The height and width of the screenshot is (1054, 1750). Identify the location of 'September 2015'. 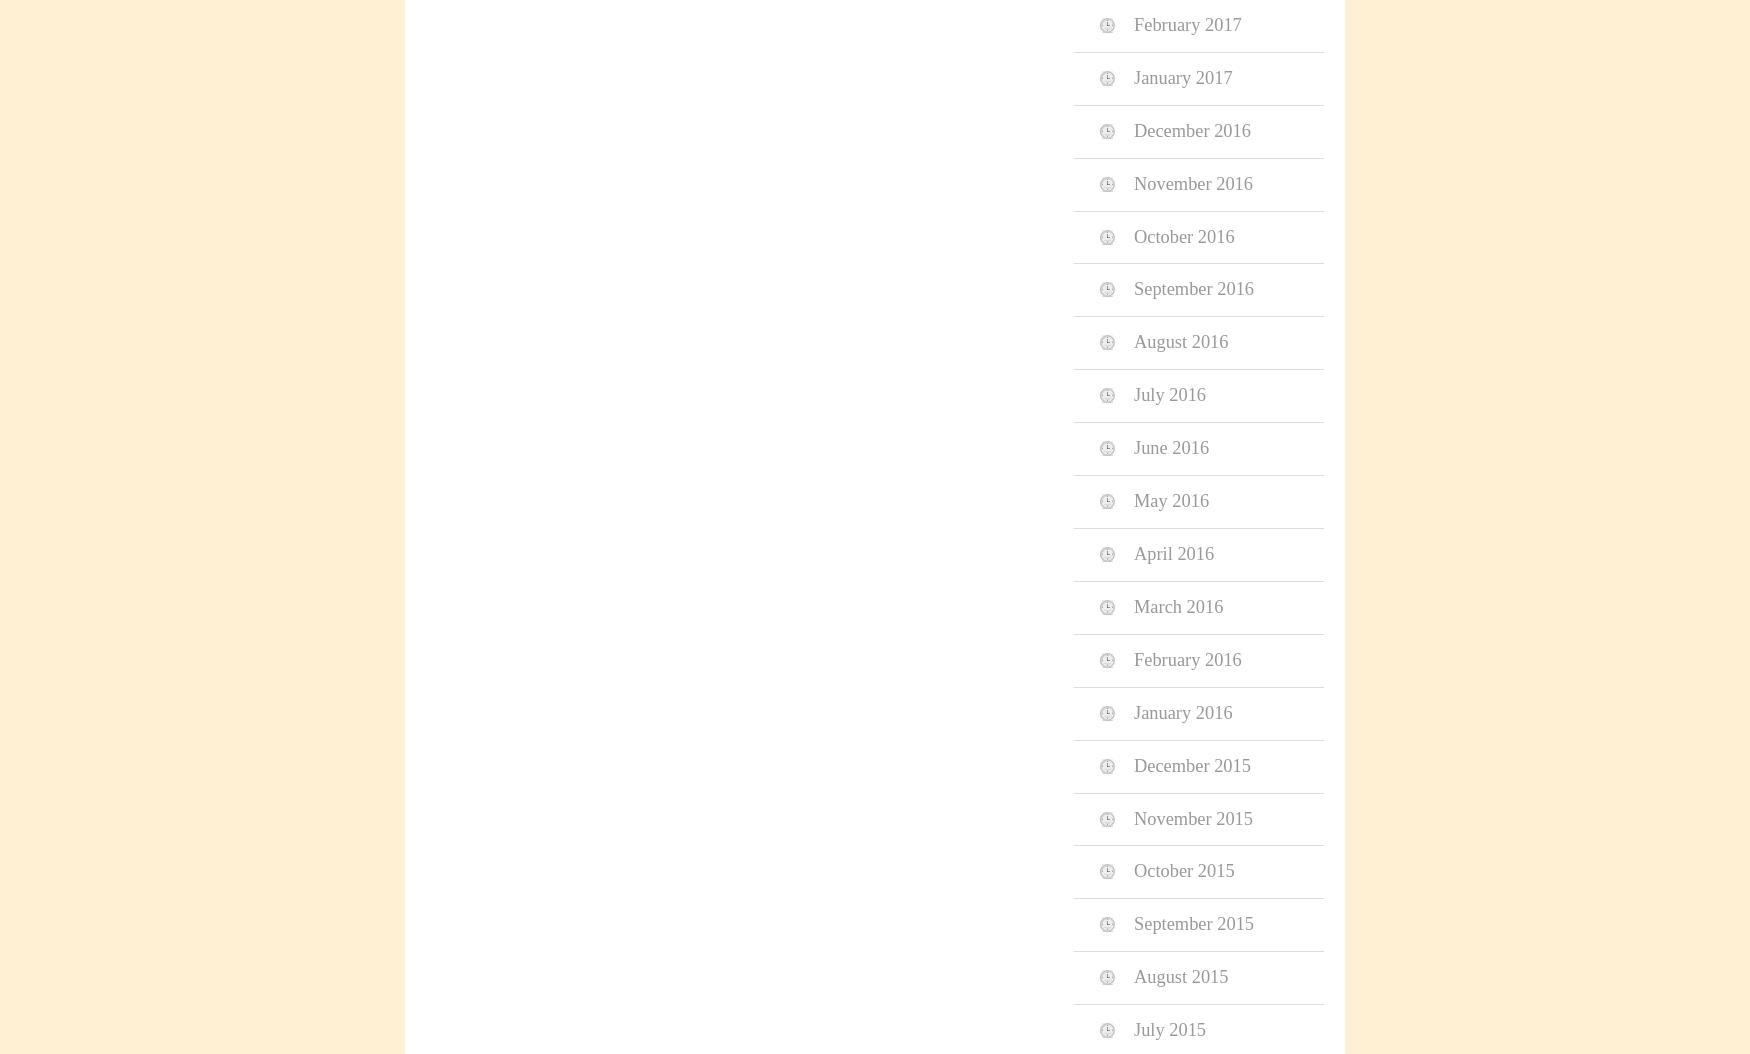
(1194, 923).